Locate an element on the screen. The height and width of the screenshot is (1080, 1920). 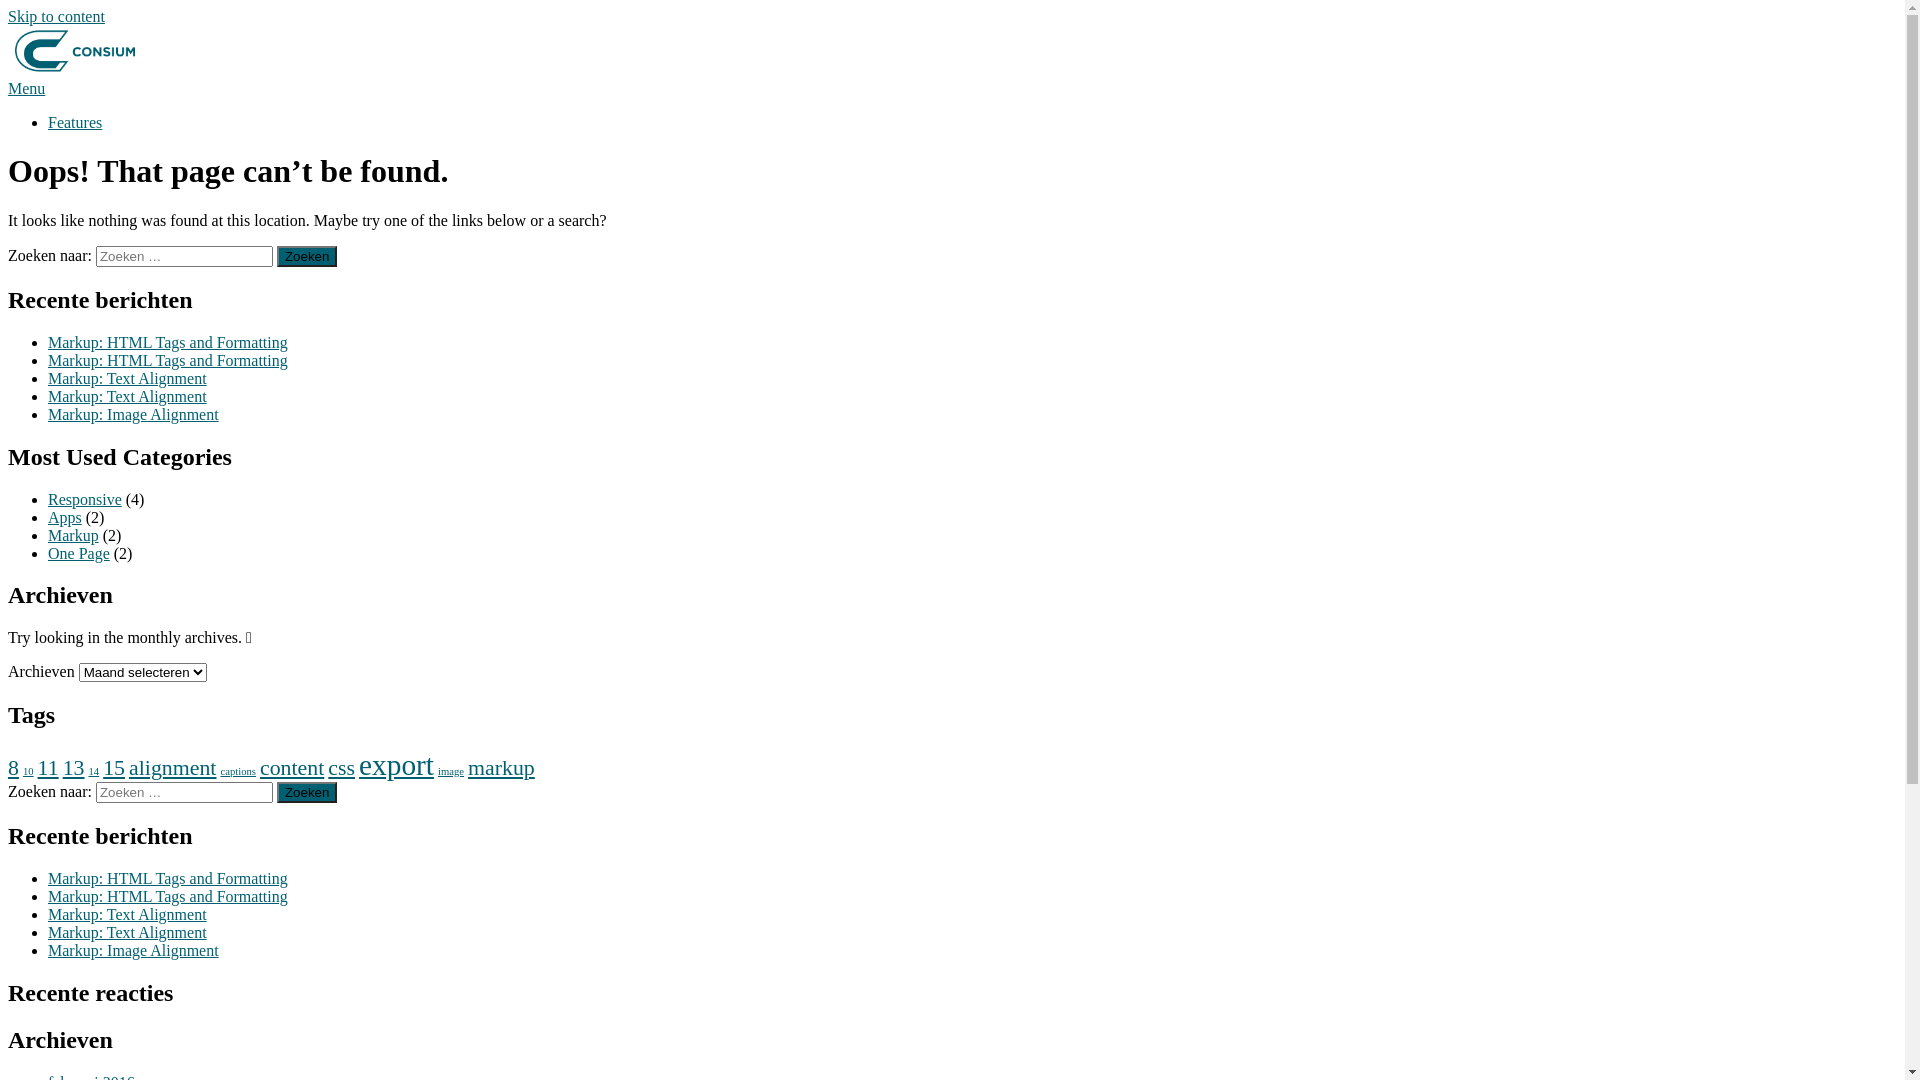
'Markup: Text Alignment' is located at coordinates (126, 396).